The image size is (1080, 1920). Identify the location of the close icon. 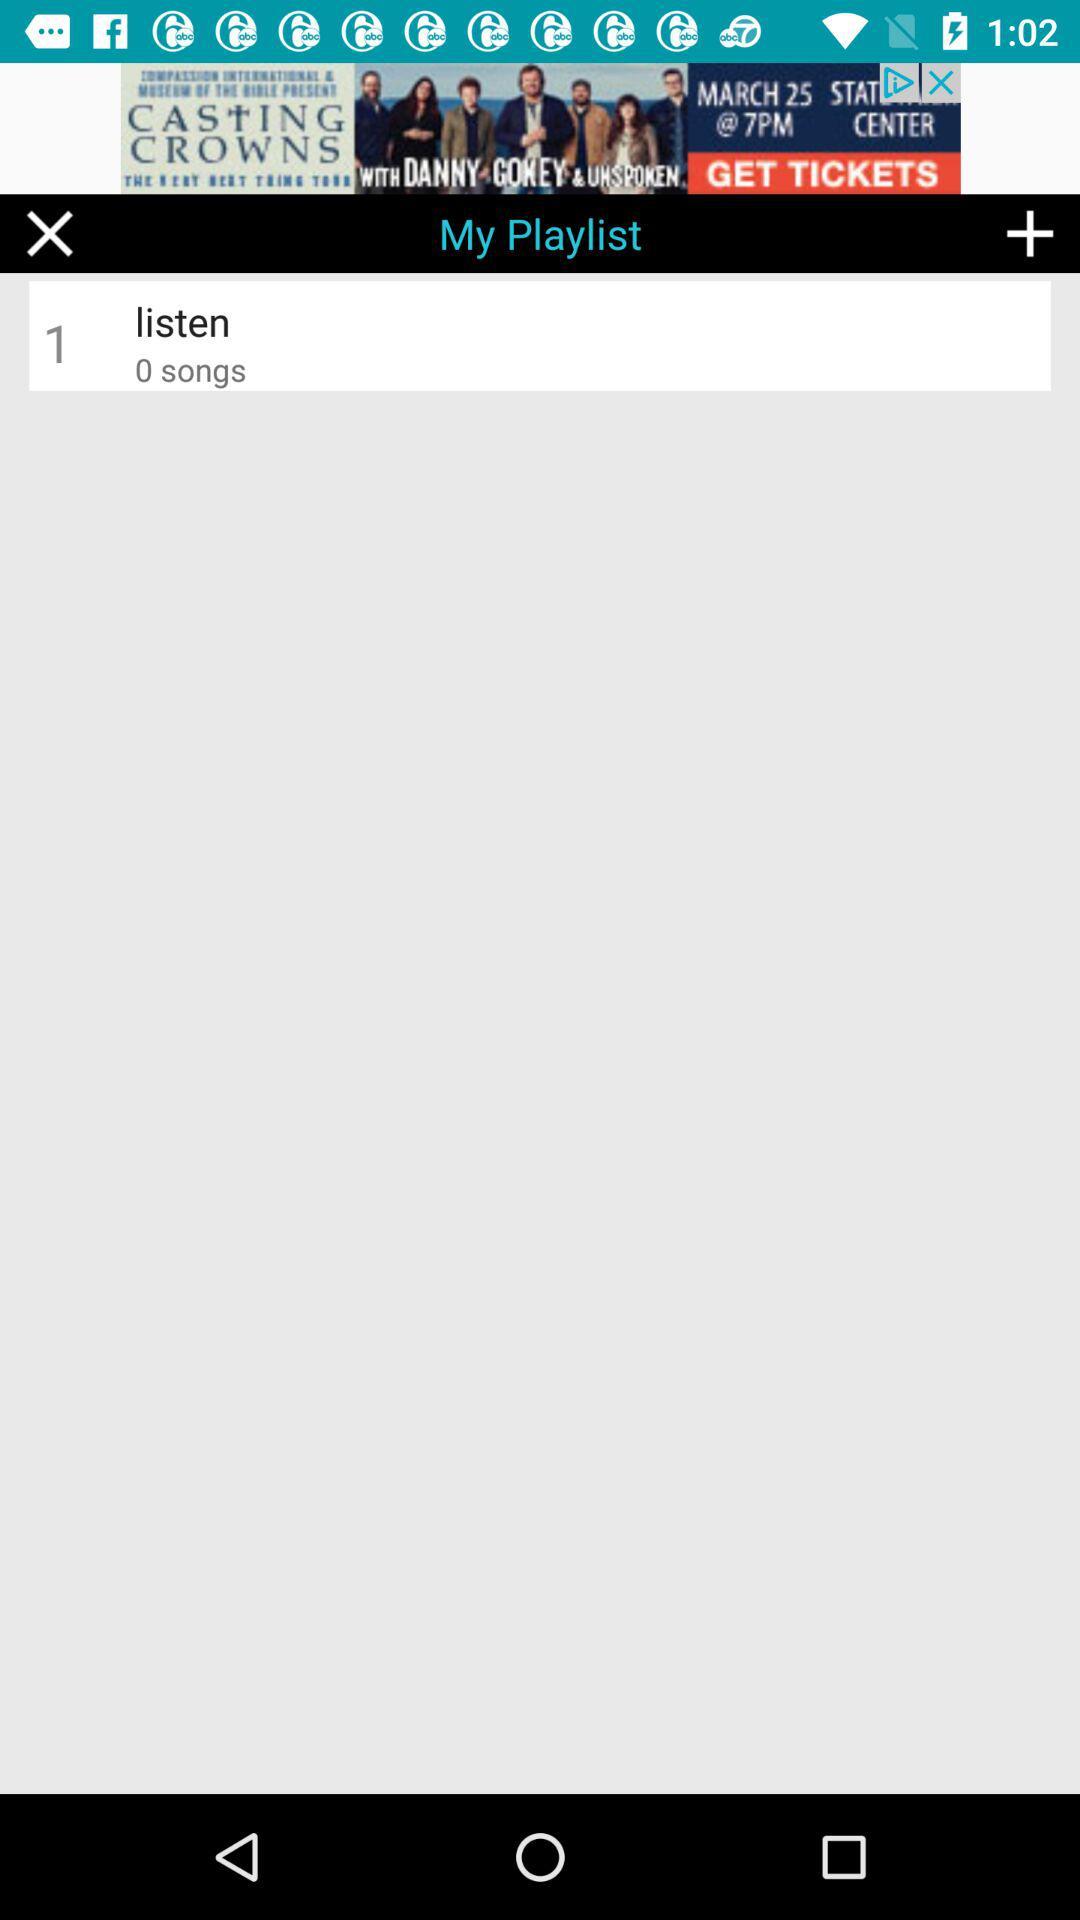
(48, 233).